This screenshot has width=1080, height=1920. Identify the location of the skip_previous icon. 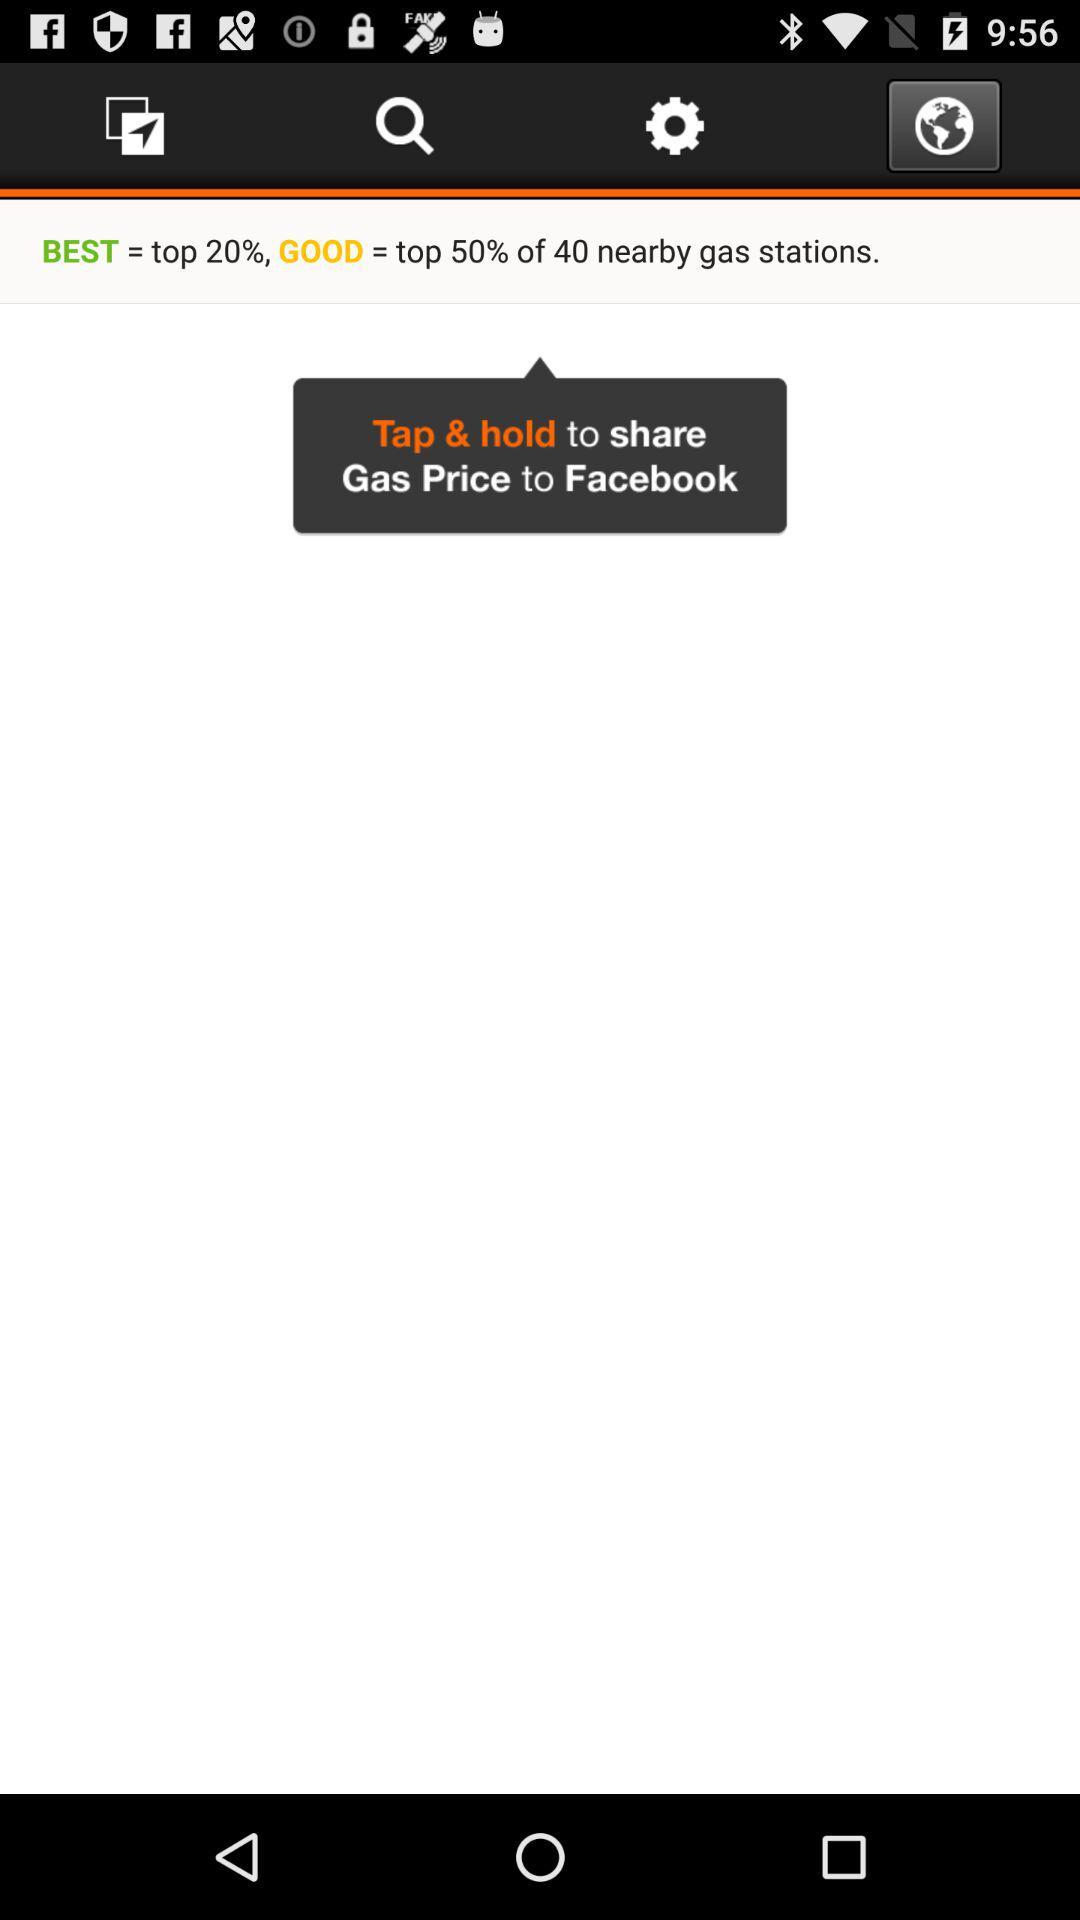
(405, 133).